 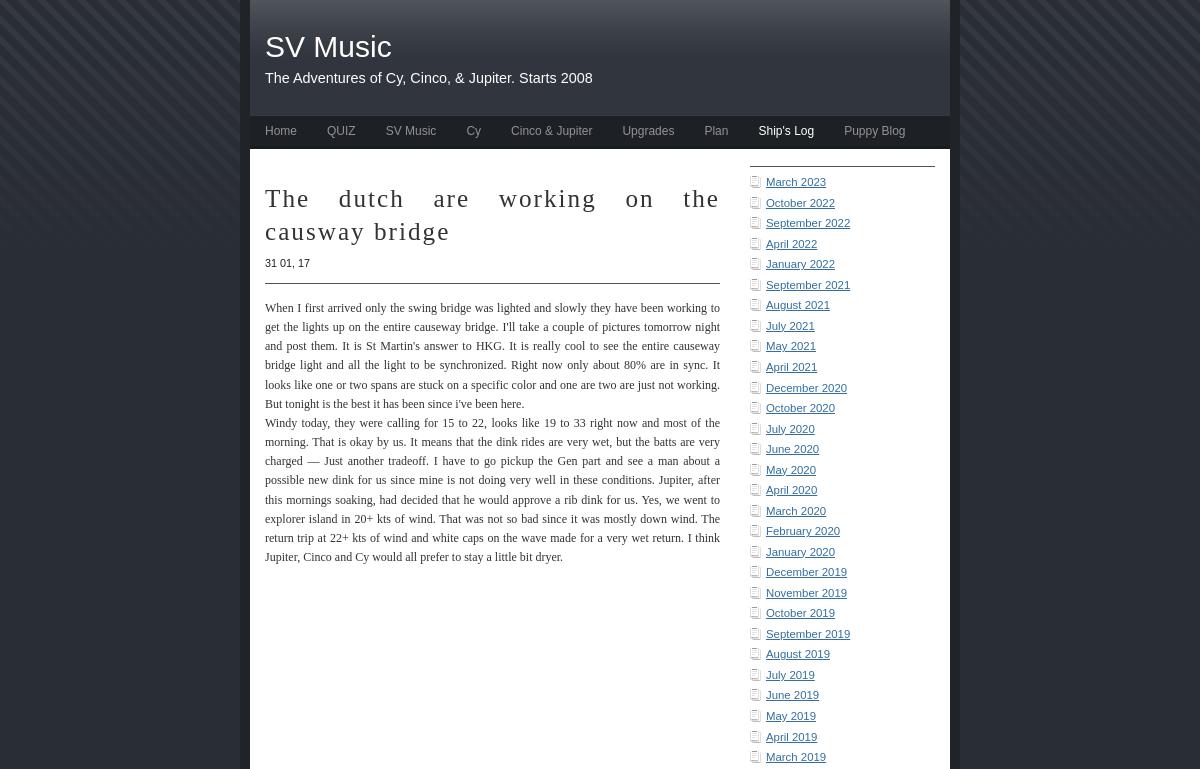 I want to click on 'June 2020', so click(x=791, y=449).